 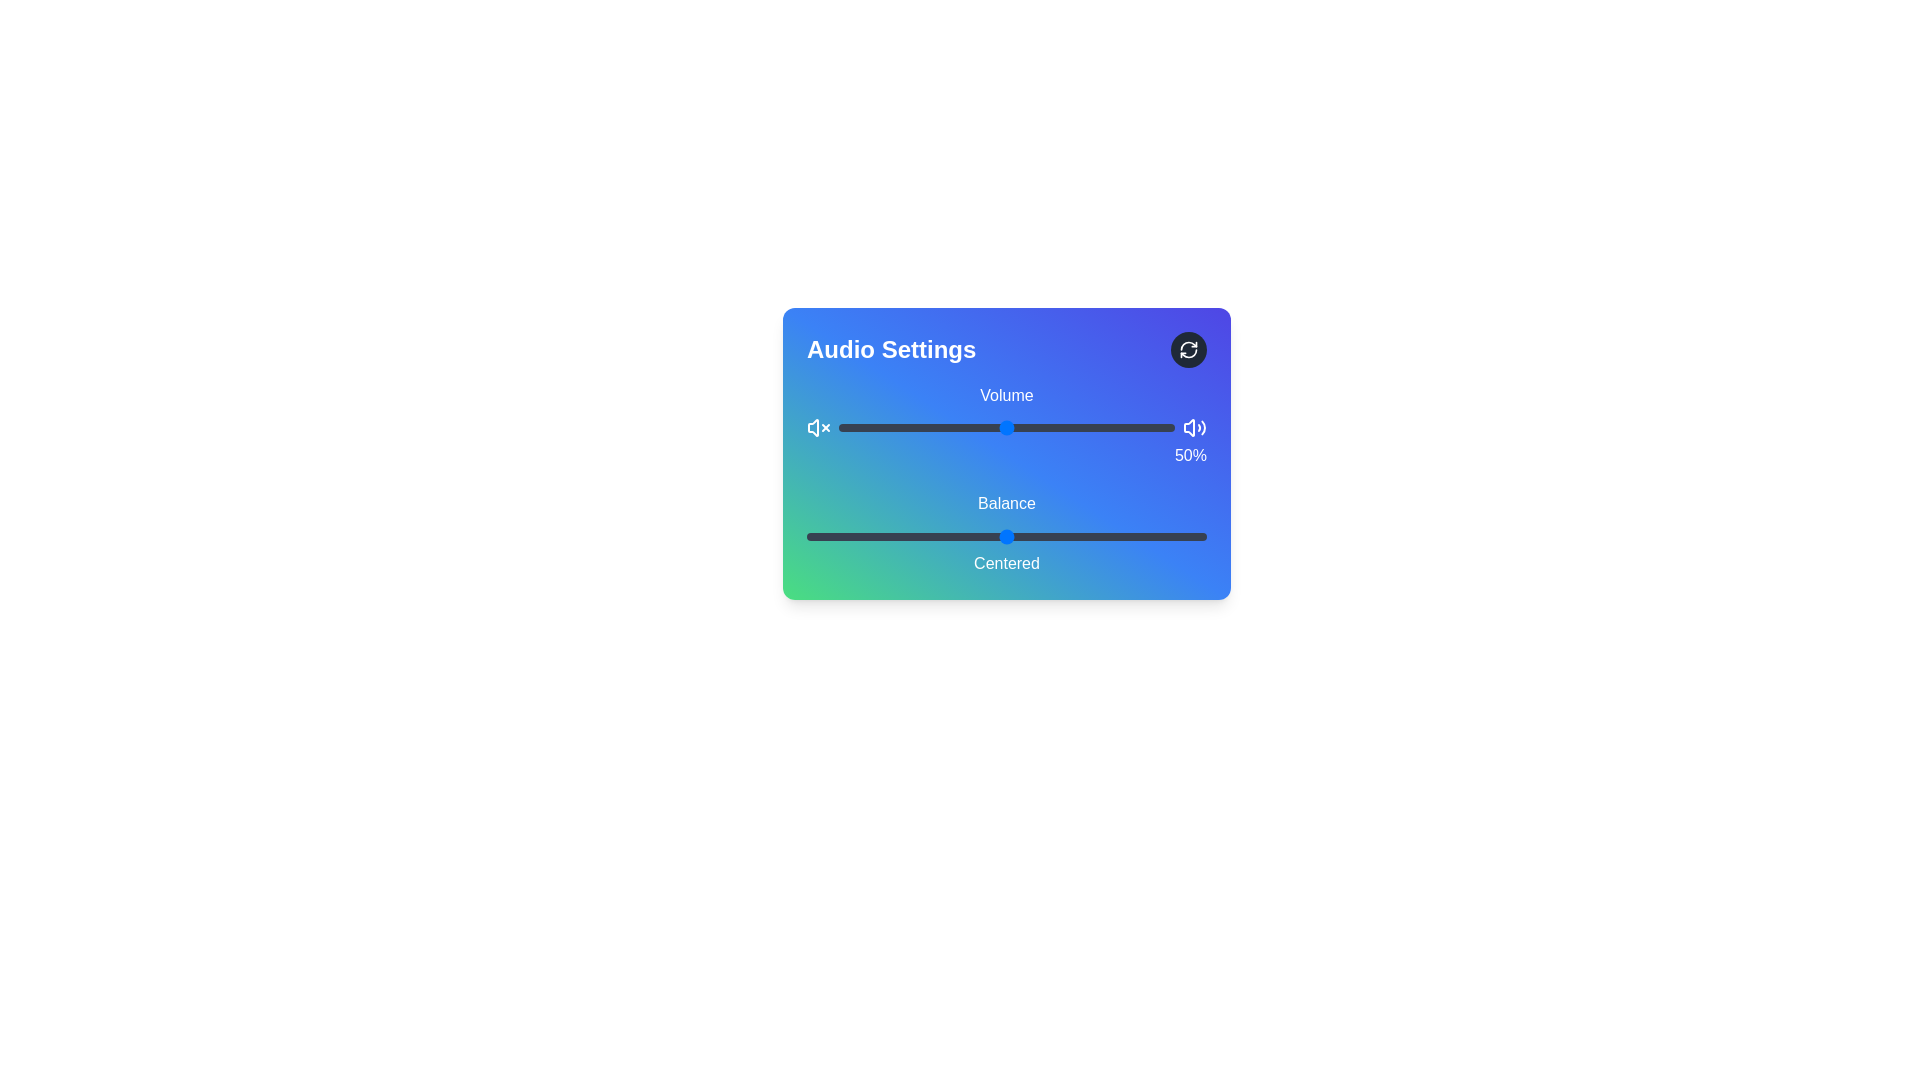 What do you see at coordinates (890, 349) in the screenshot?
I see `the 'Audio Settings' text label, which is styled in a large and bold font and located near the top left corner of the UI card` at bounding box center [890, 349].